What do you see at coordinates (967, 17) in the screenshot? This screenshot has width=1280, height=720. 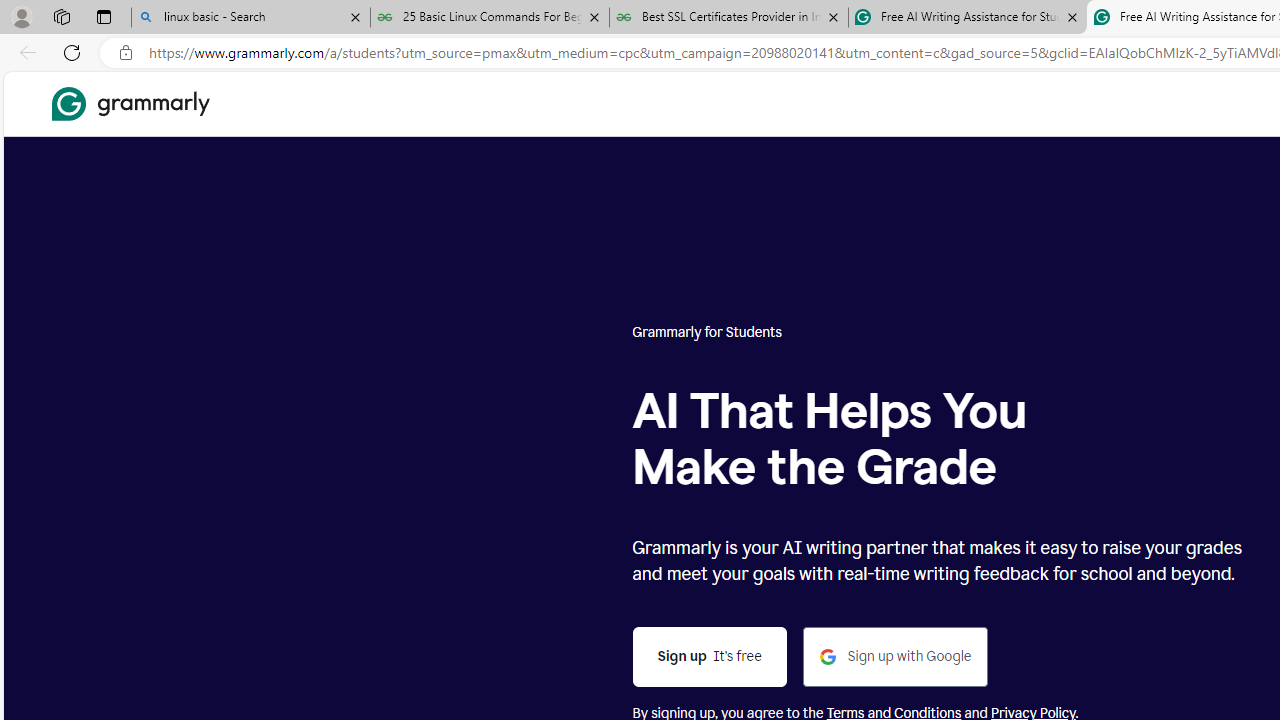 I see `'Free AI Writing Assistance for Students | Grammarly'` at bounding box center [967, 17].